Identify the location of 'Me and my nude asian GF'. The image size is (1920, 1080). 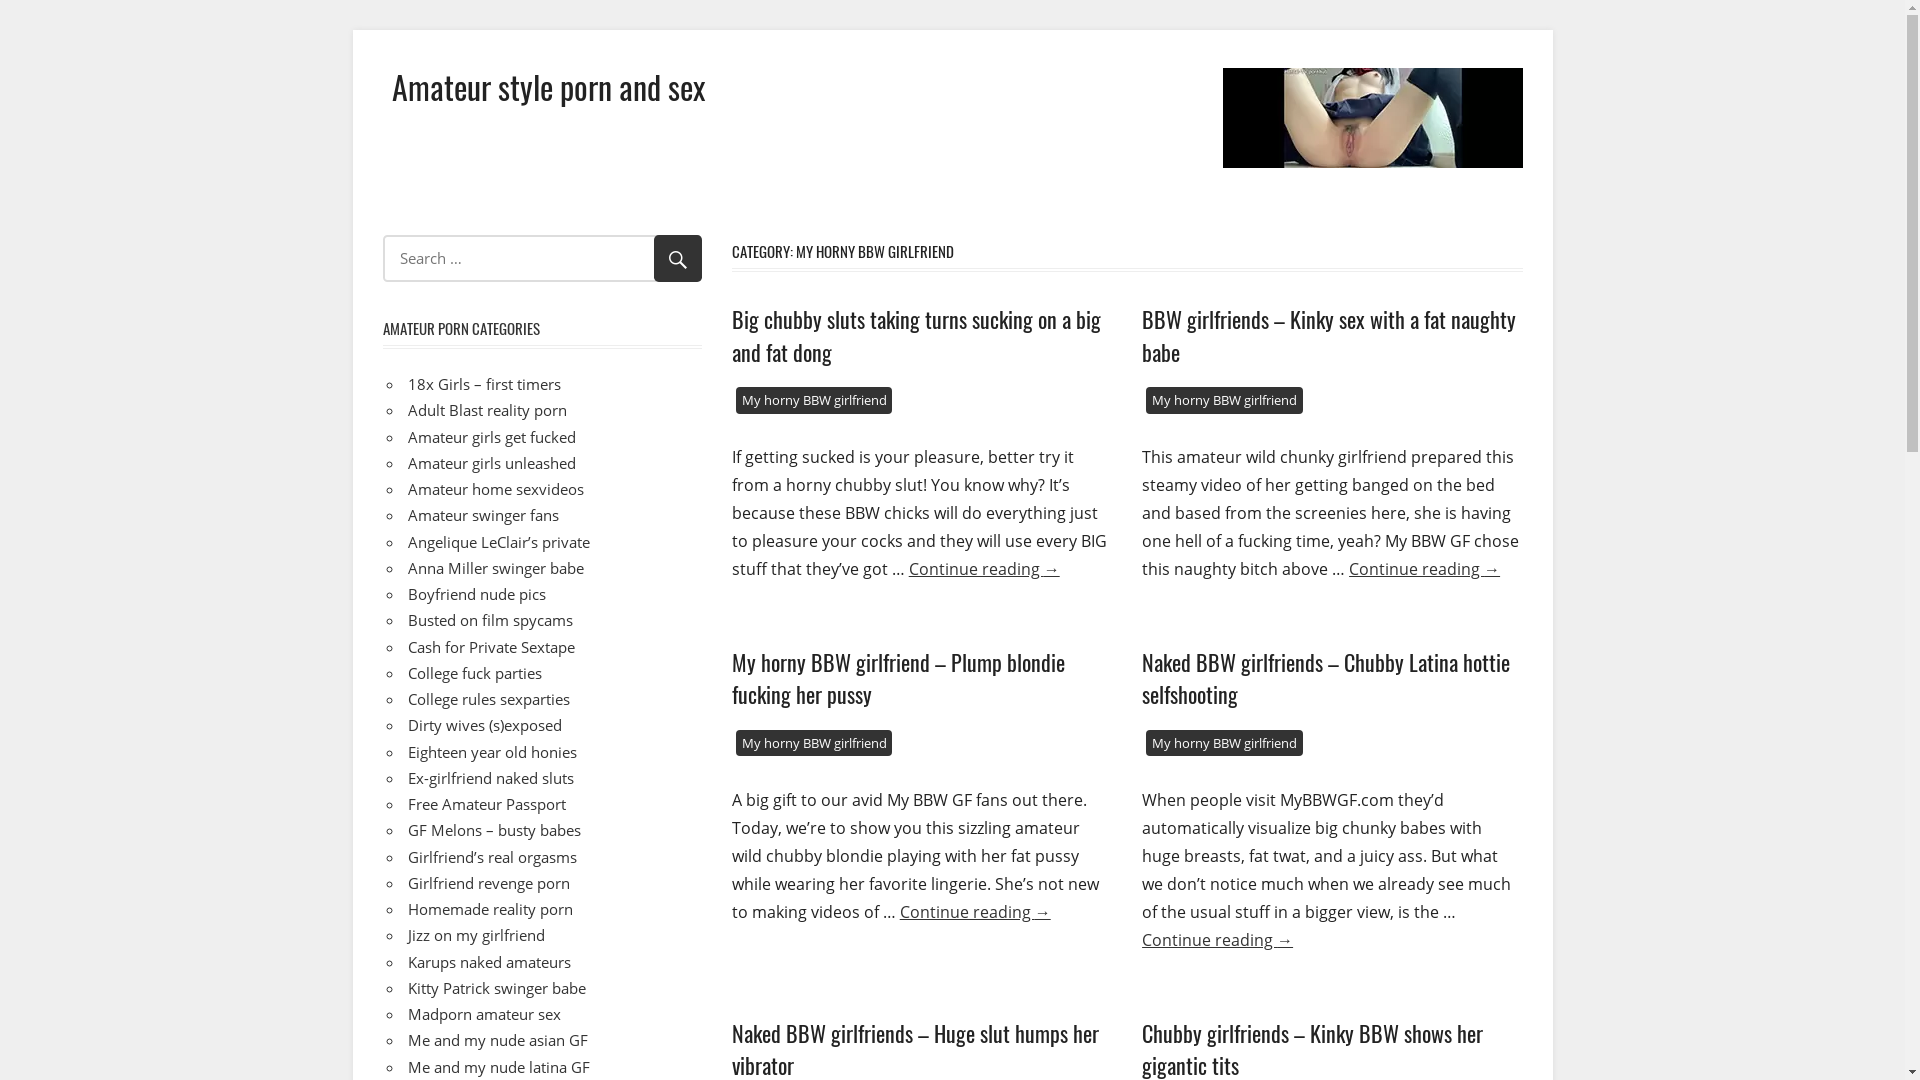
(498, 1039).